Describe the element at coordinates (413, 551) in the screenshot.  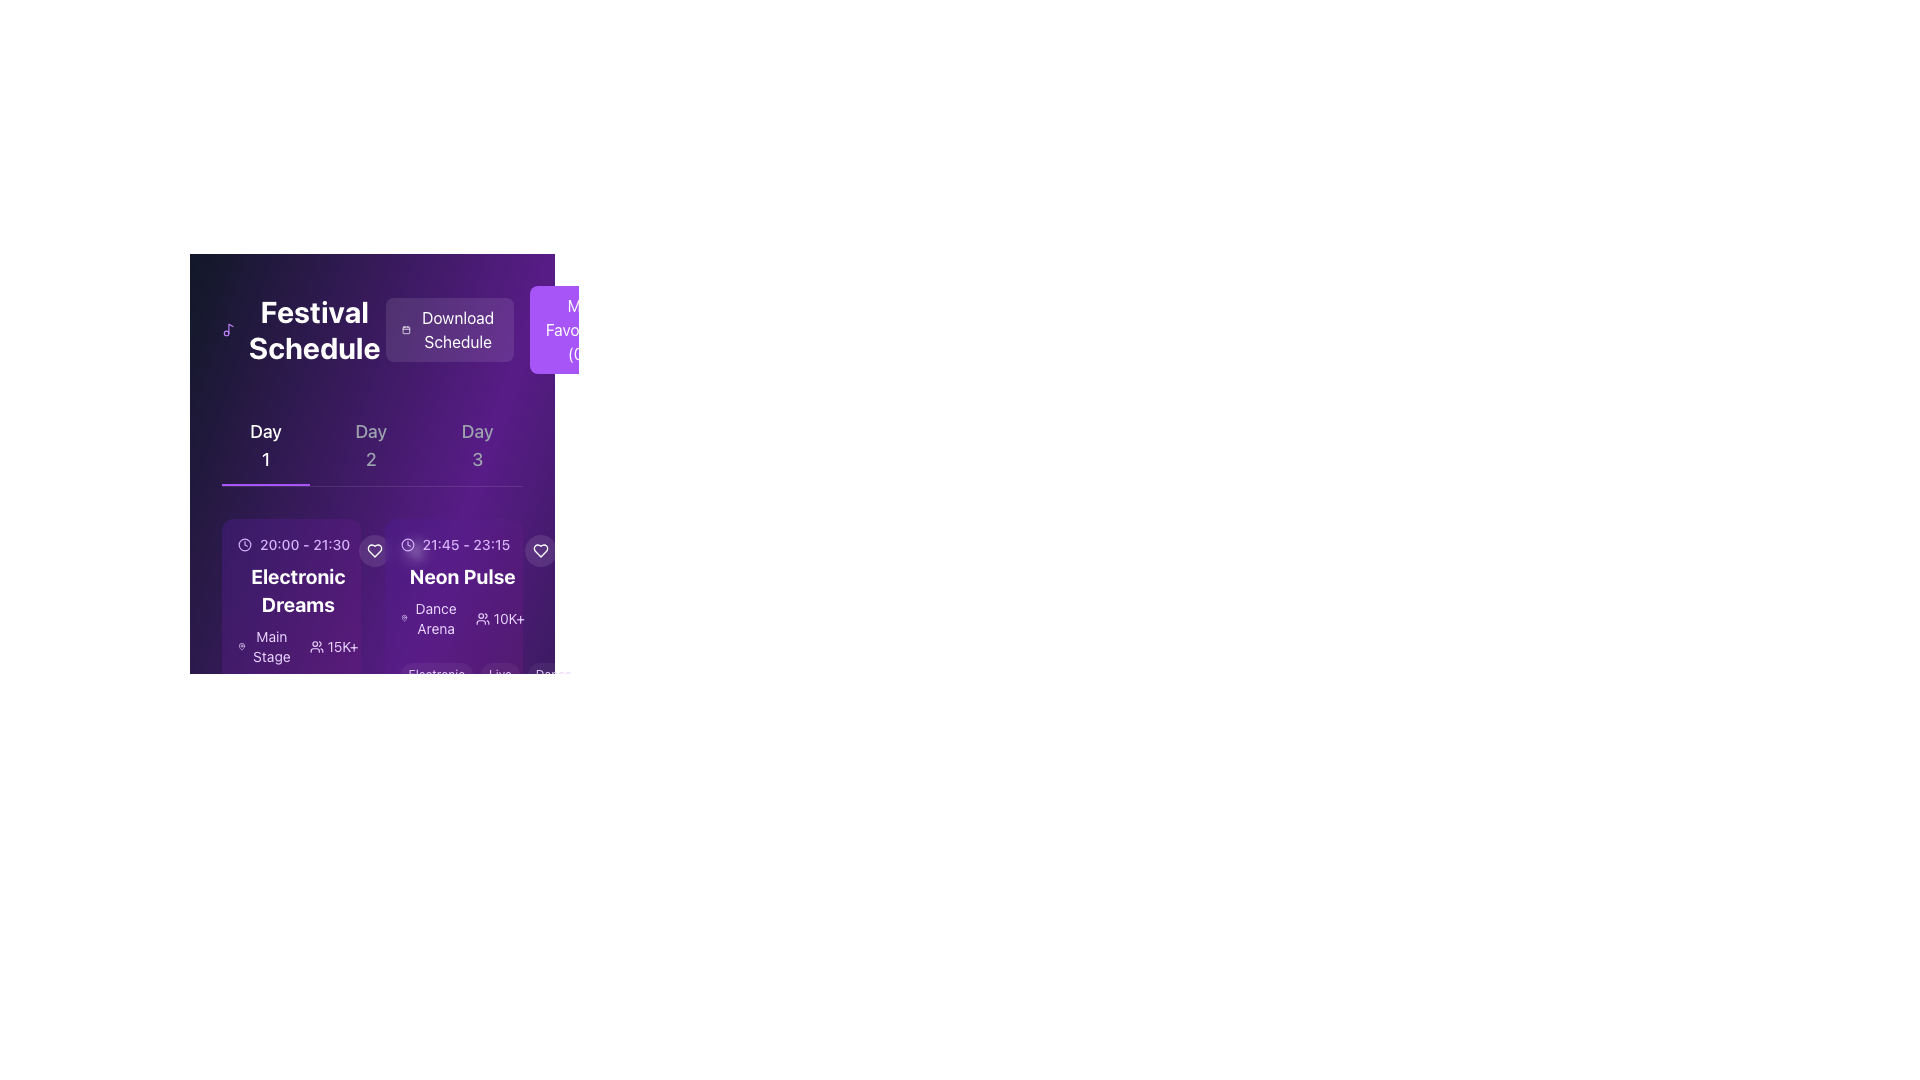
I see `the Share Icon, which is a circular SVG icon with three circles connected by two diagonal lines, located at the center of the schedule card for the 'Neon Pulse' event` at that location.